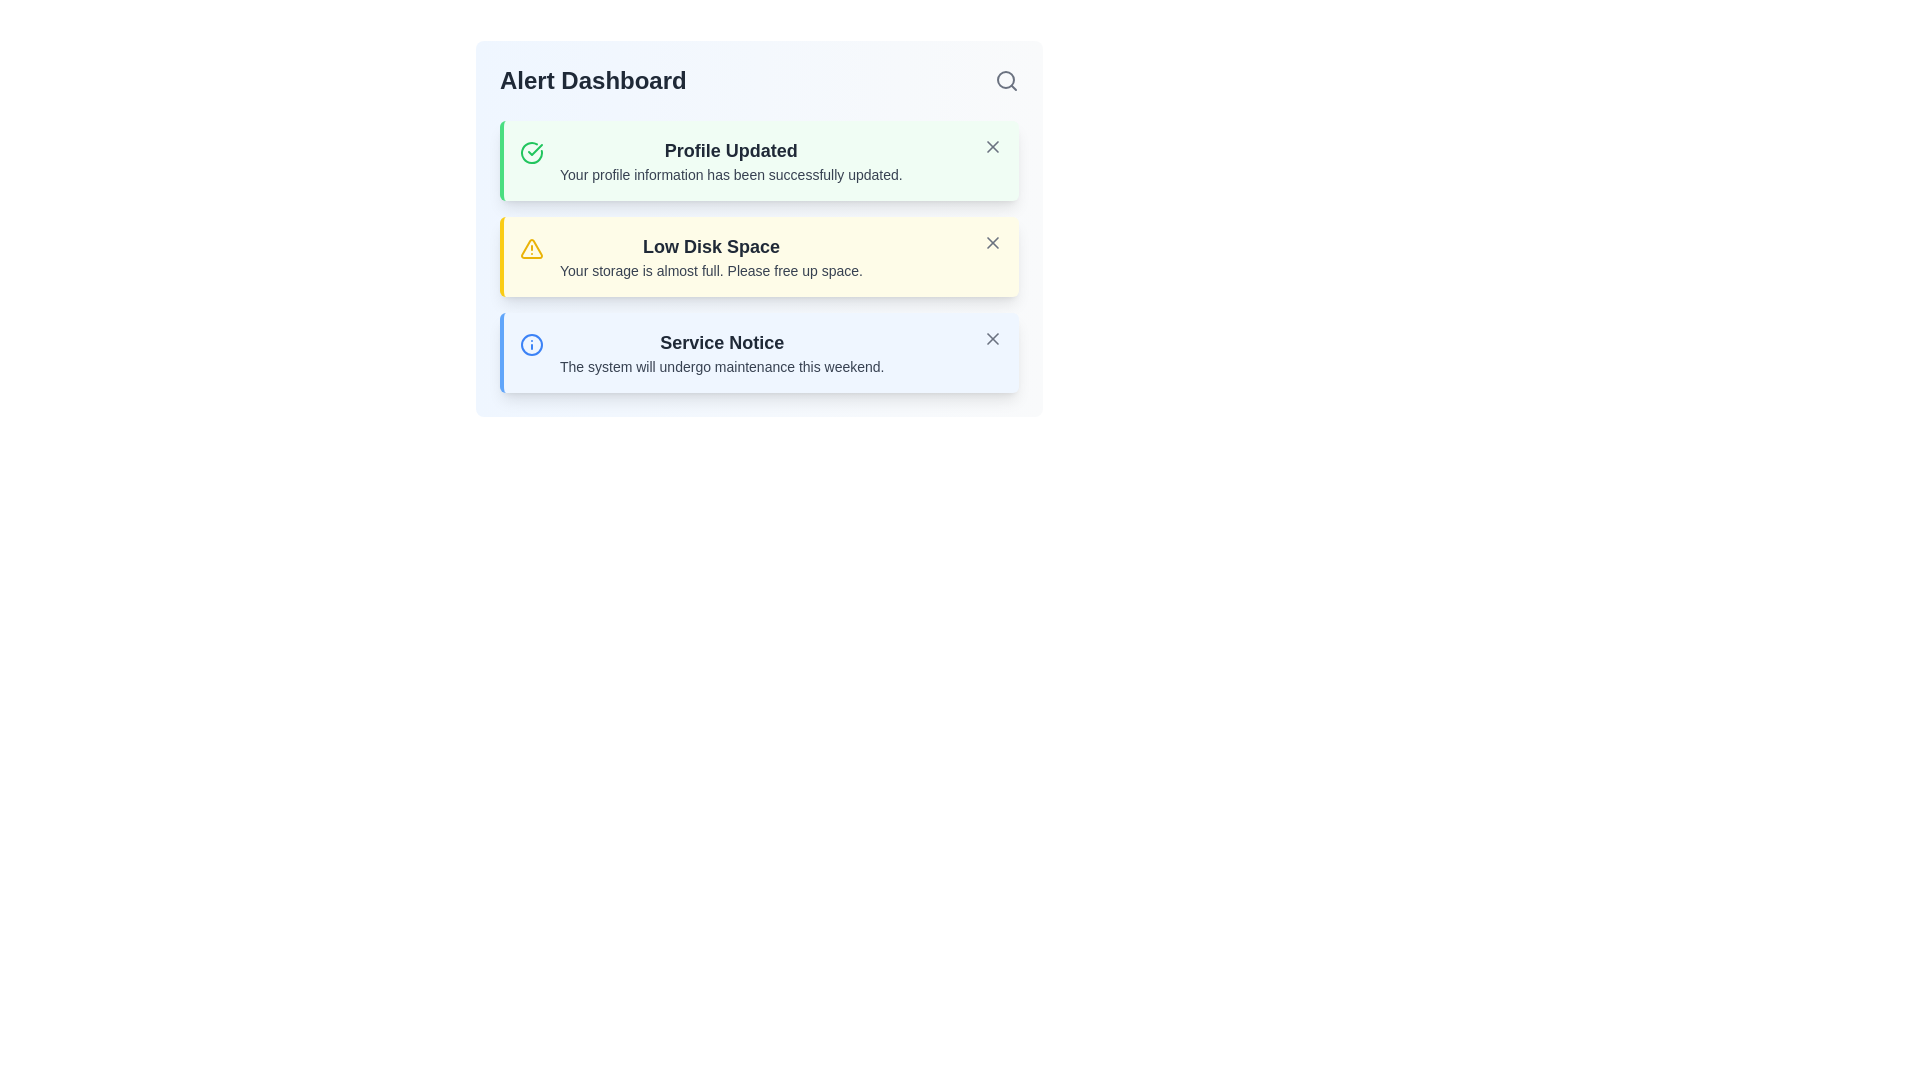 This screenshot has height=1080, width=1920. Describe the element at coordinates (993, 145) in the screenshot. I see `the close icon in the top right corner of the 'Profile Updated' notification` at that location.